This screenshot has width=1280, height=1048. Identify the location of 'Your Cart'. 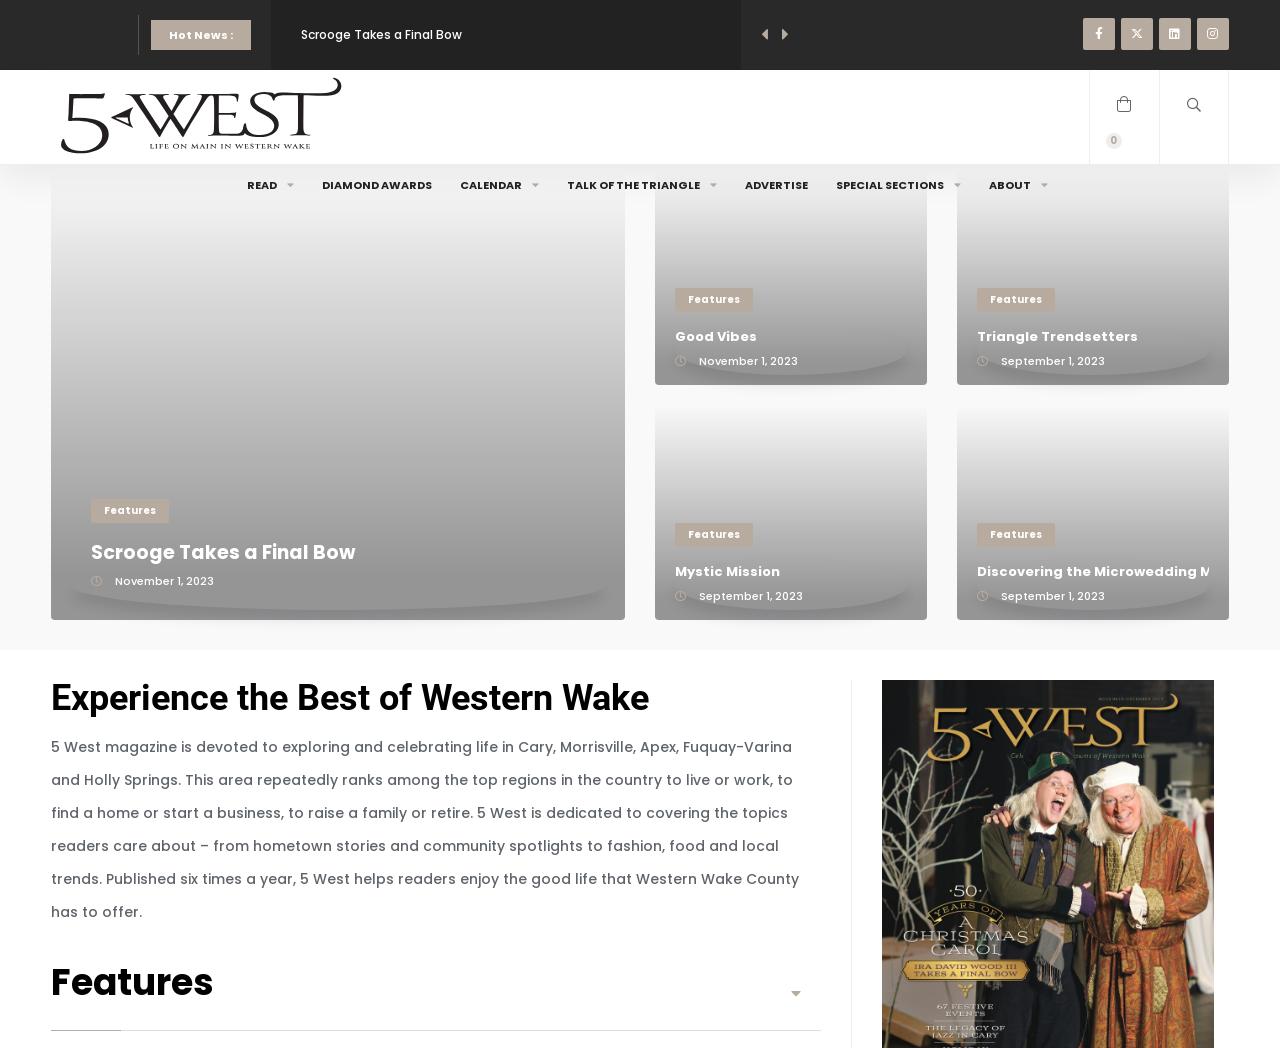
(1087, 188).